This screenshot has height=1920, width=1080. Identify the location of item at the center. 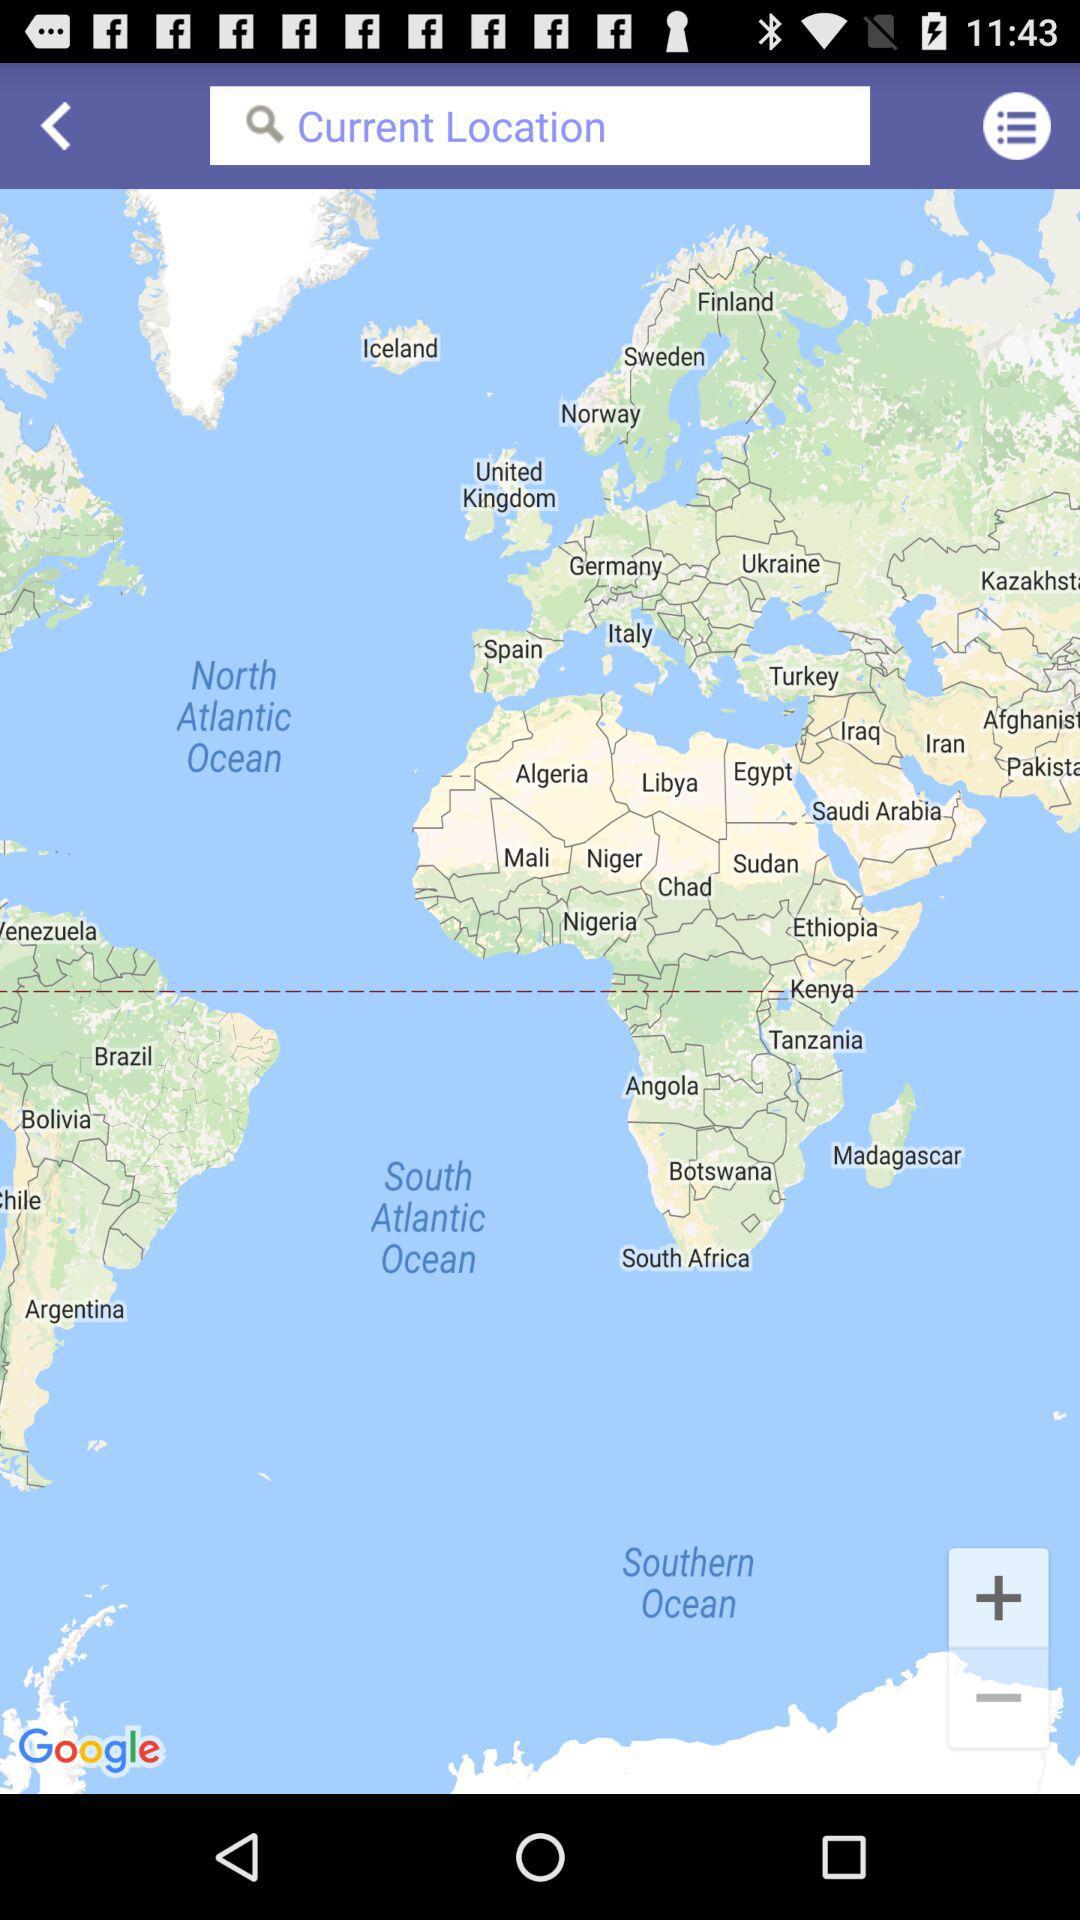
(540, 991).